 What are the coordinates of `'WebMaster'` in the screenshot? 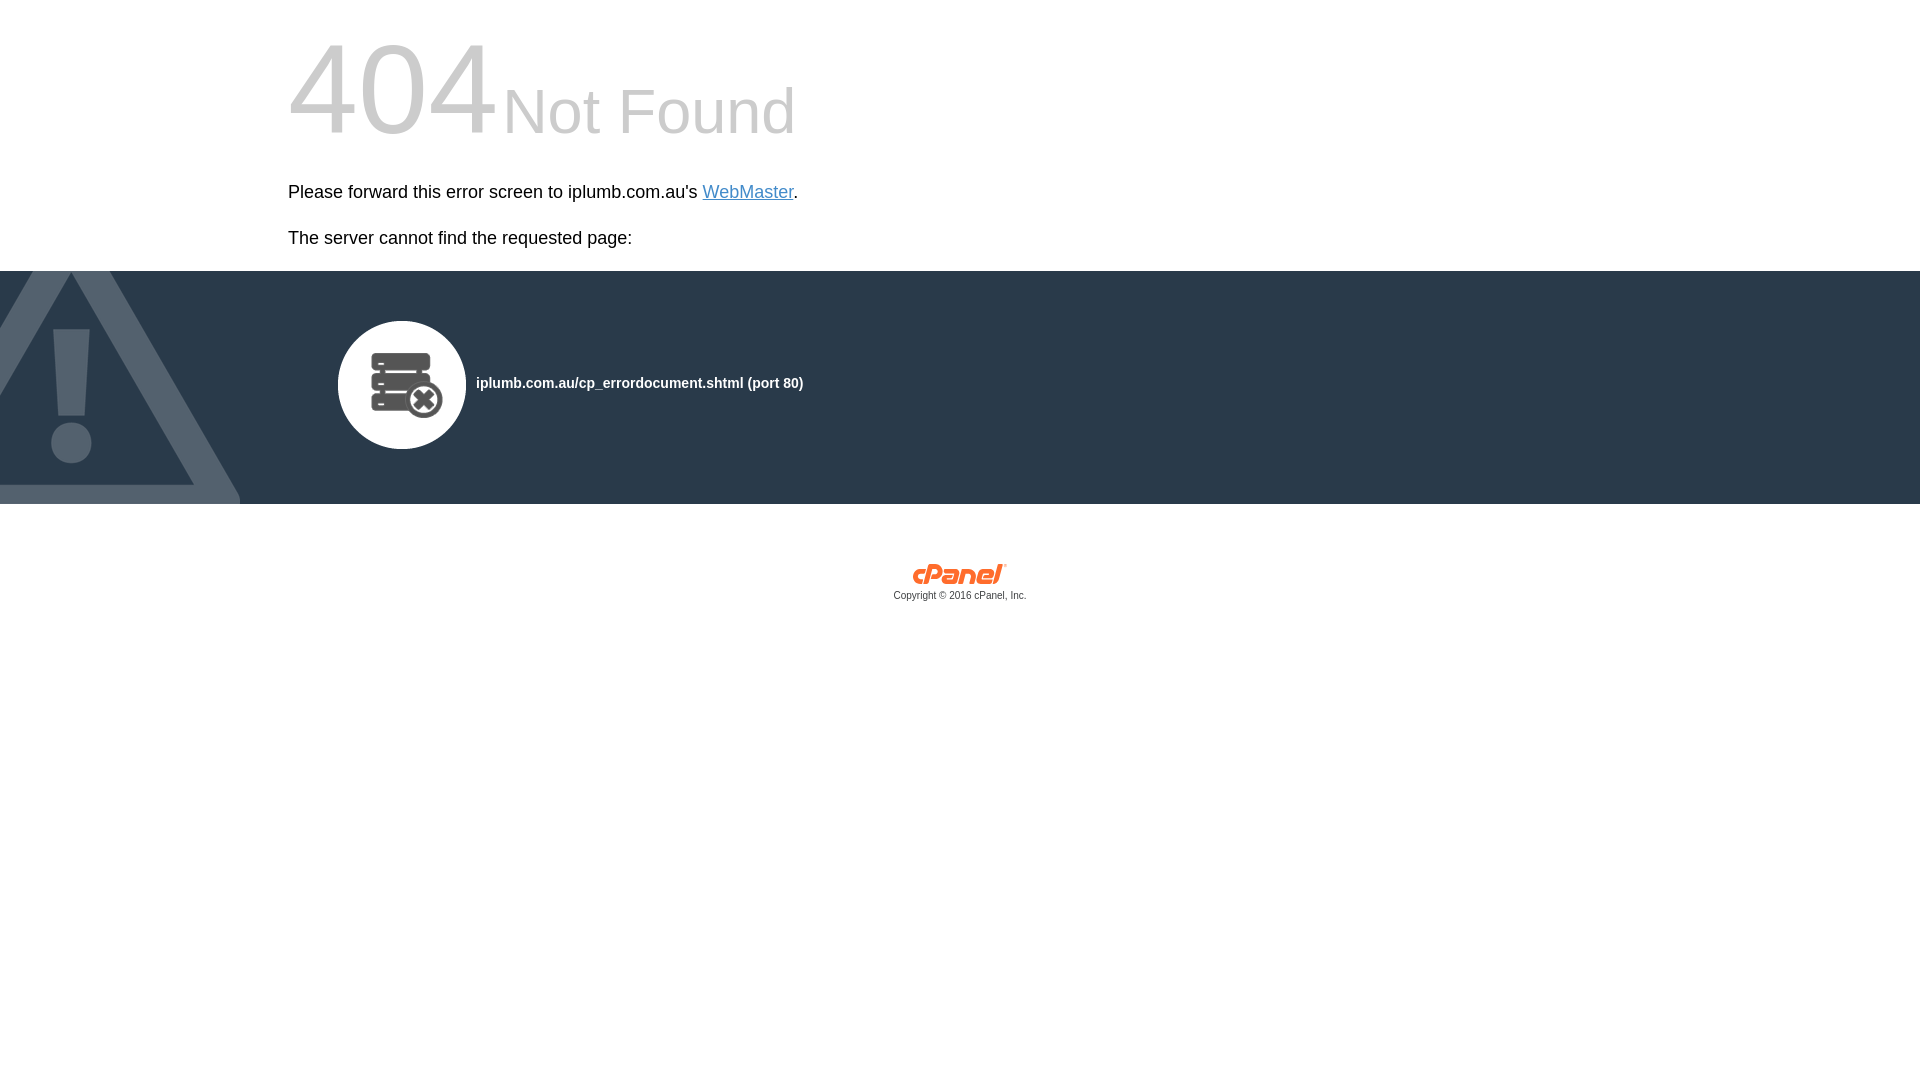 It's located at (747, 192).